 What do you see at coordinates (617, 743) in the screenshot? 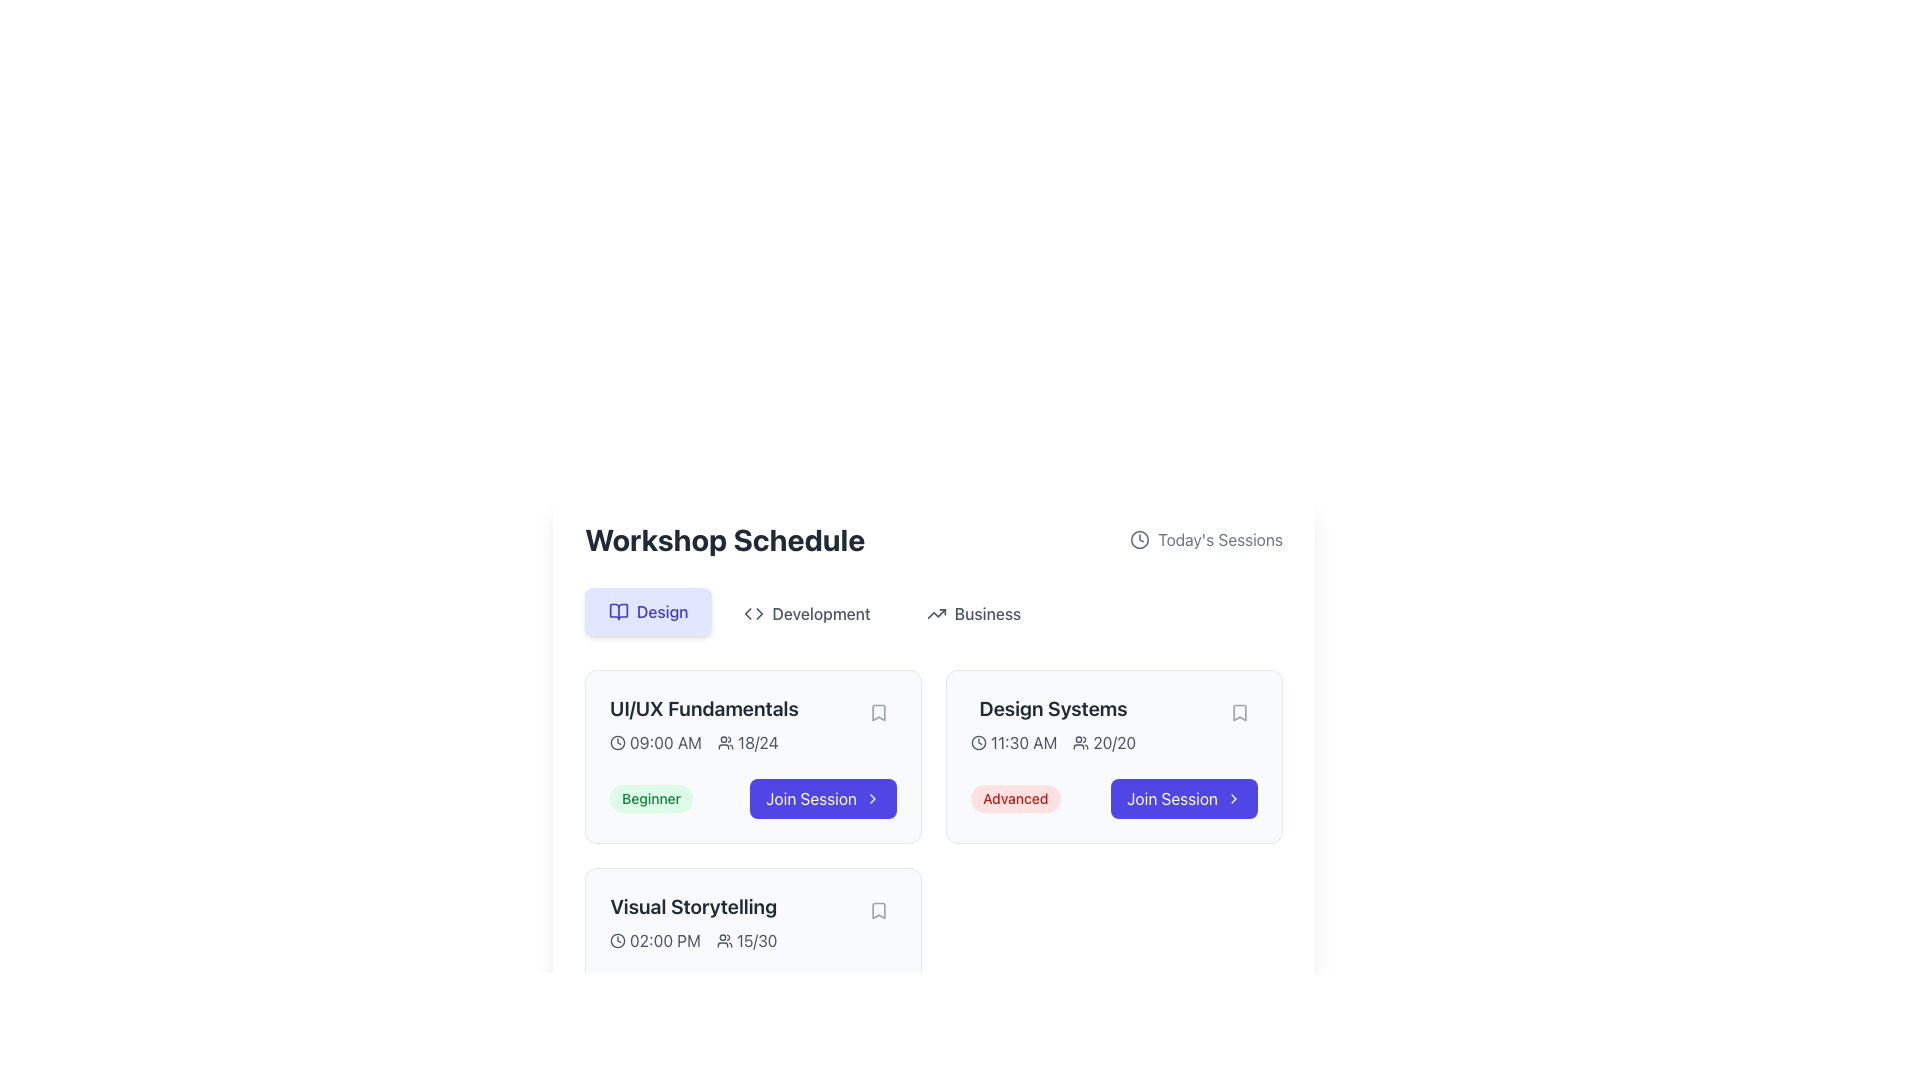
I see `the small clock icon, which is a static decorative element located to the left of the '09:00 AM' text in the 'UI/UX Fundamentals' session card` at bounding box center [617, 743].